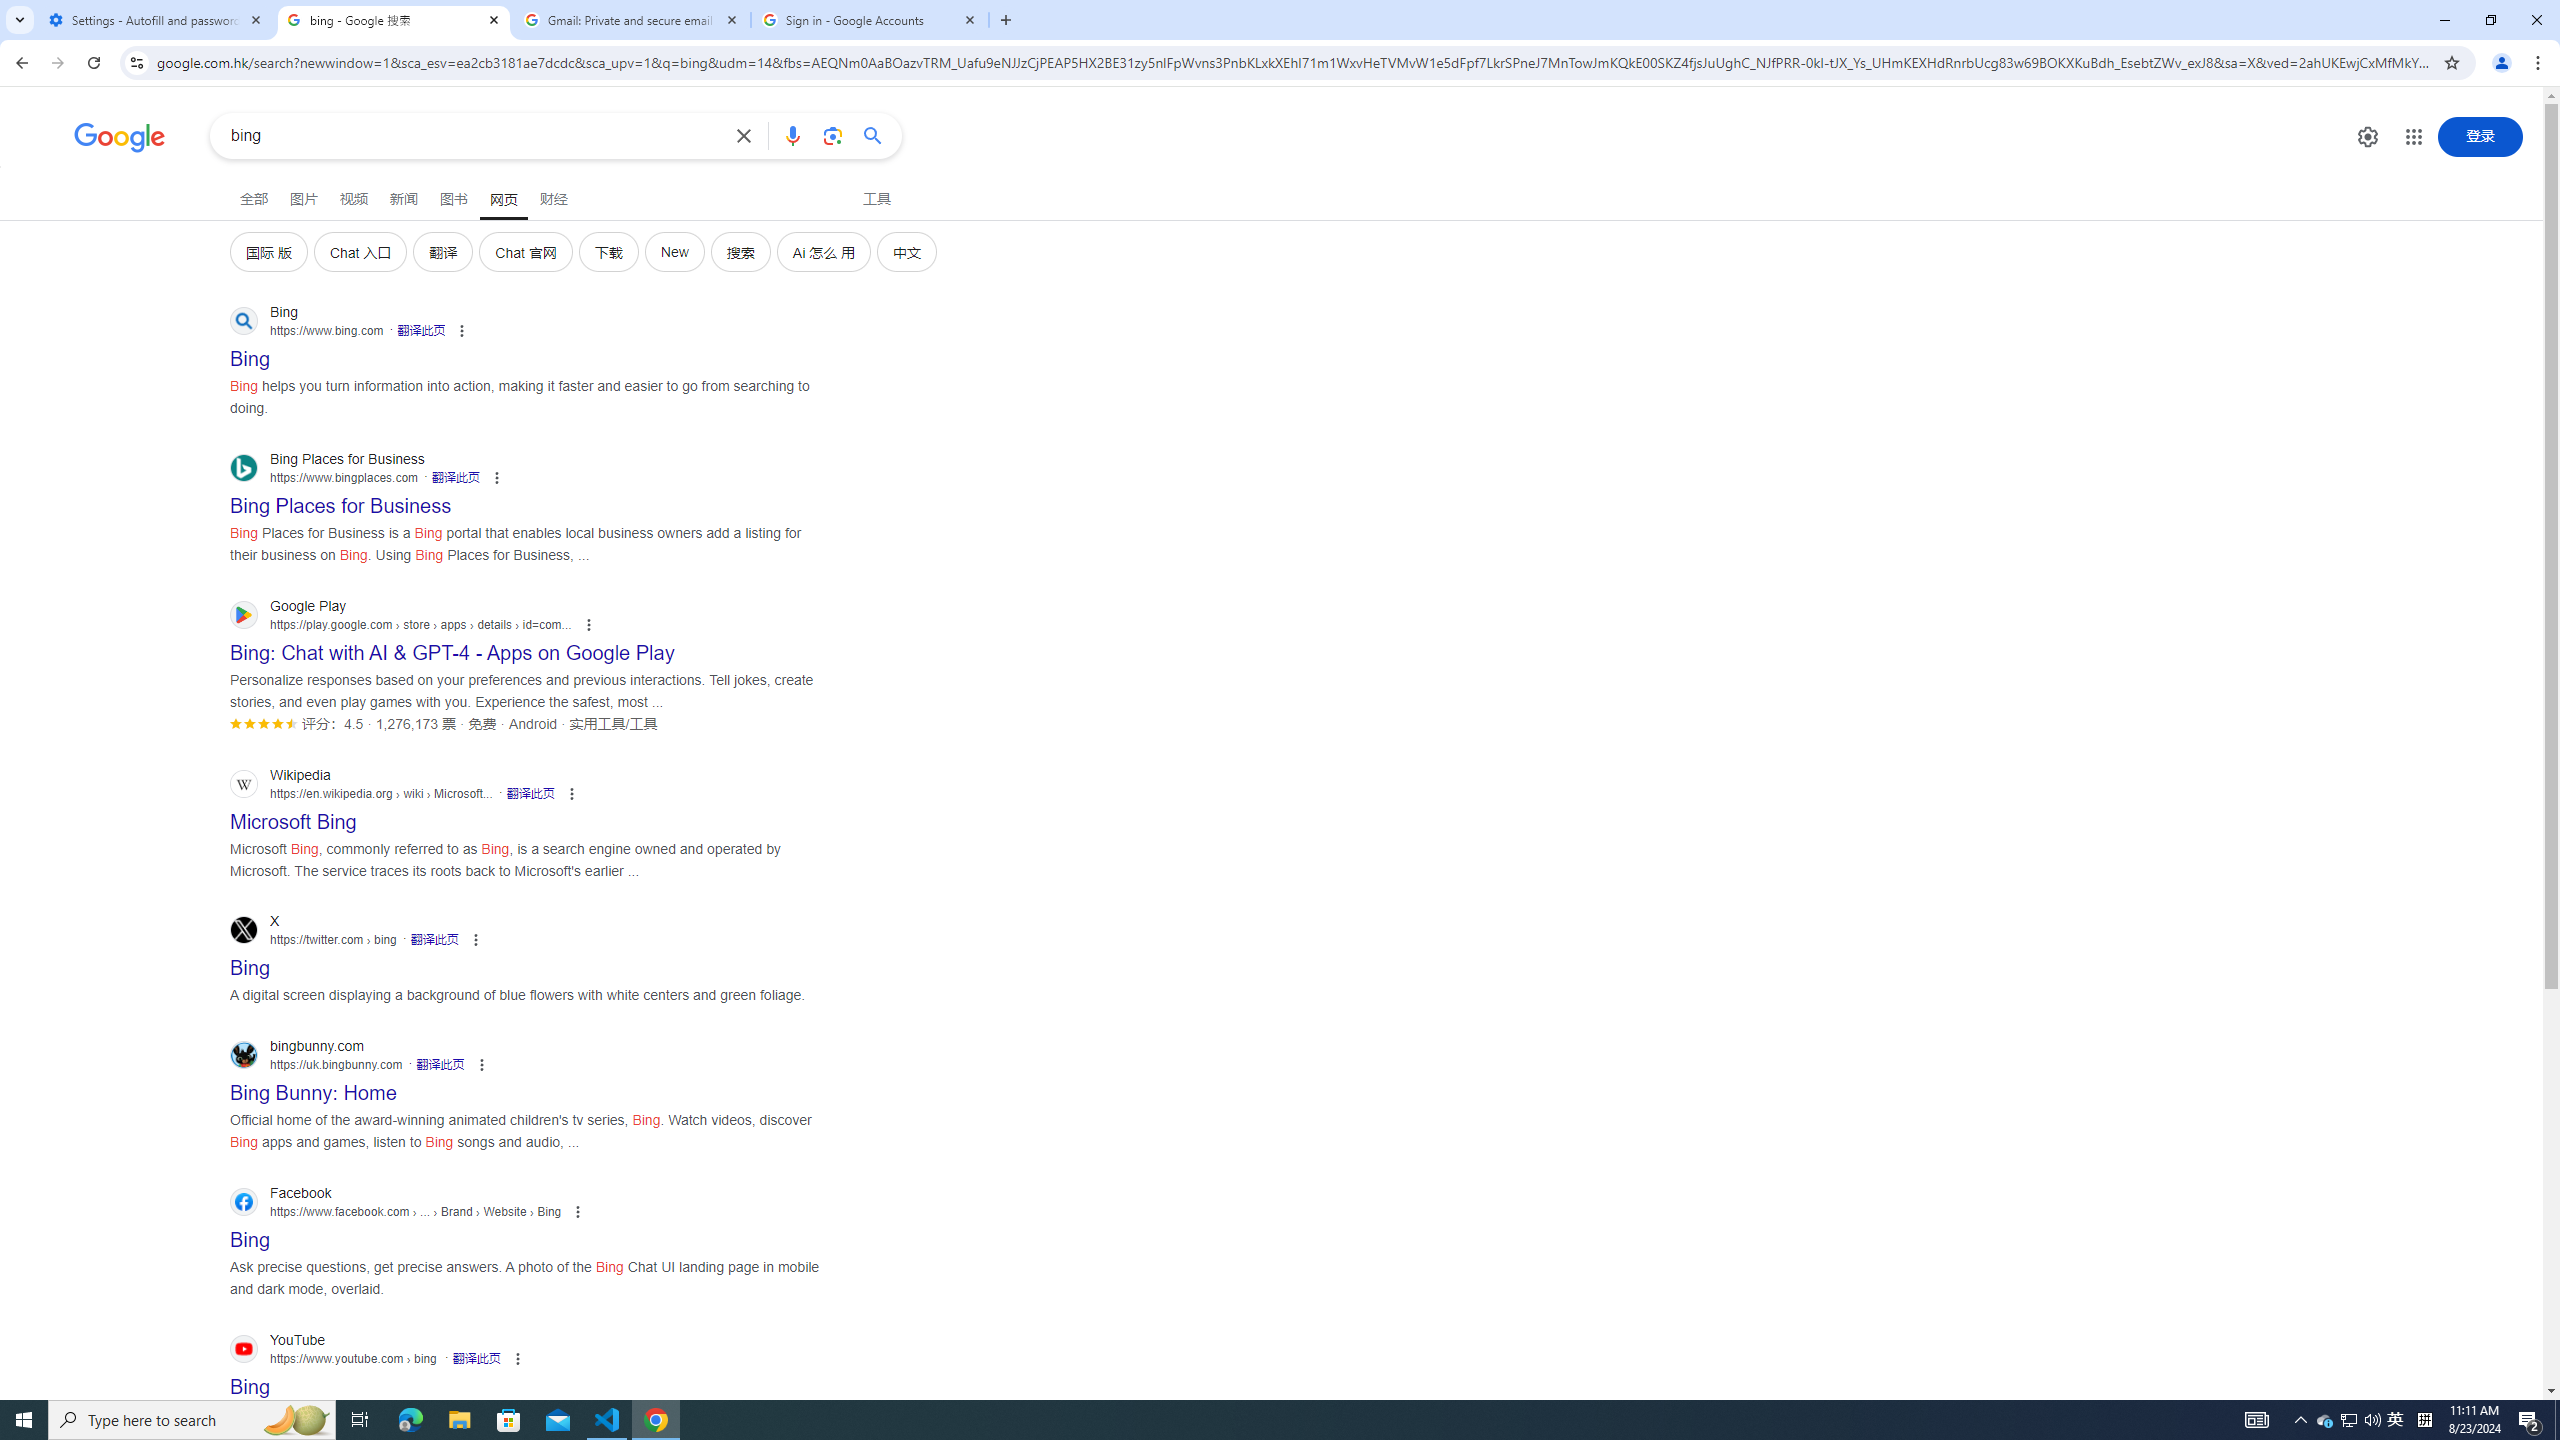 The image size is (2560, 1440). What do you see at coordinates (869, 19) in the screenshot?
I see `'Sign in - Google Accounts'` at bounding box center [869, 19].